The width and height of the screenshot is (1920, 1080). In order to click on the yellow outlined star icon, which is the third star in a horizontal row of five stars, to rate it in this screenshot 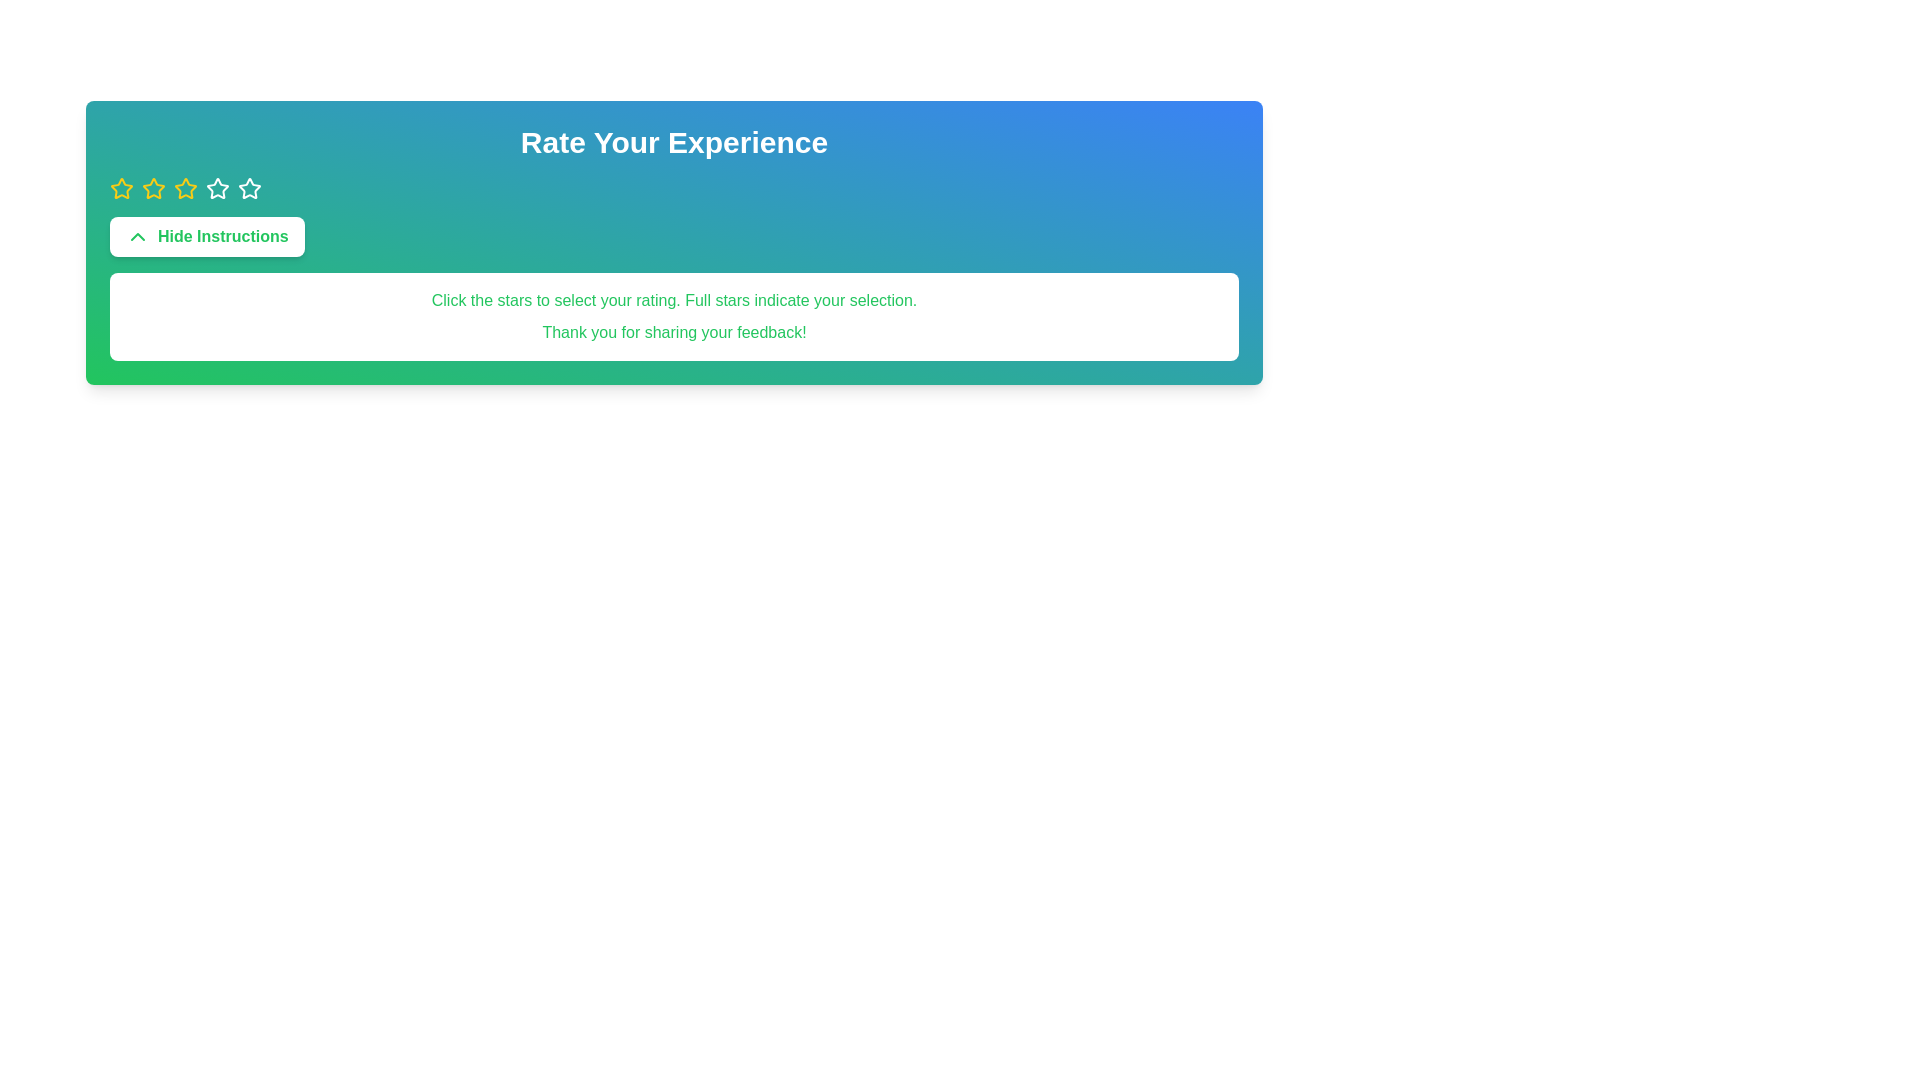, I will do `click(186, 189)`.